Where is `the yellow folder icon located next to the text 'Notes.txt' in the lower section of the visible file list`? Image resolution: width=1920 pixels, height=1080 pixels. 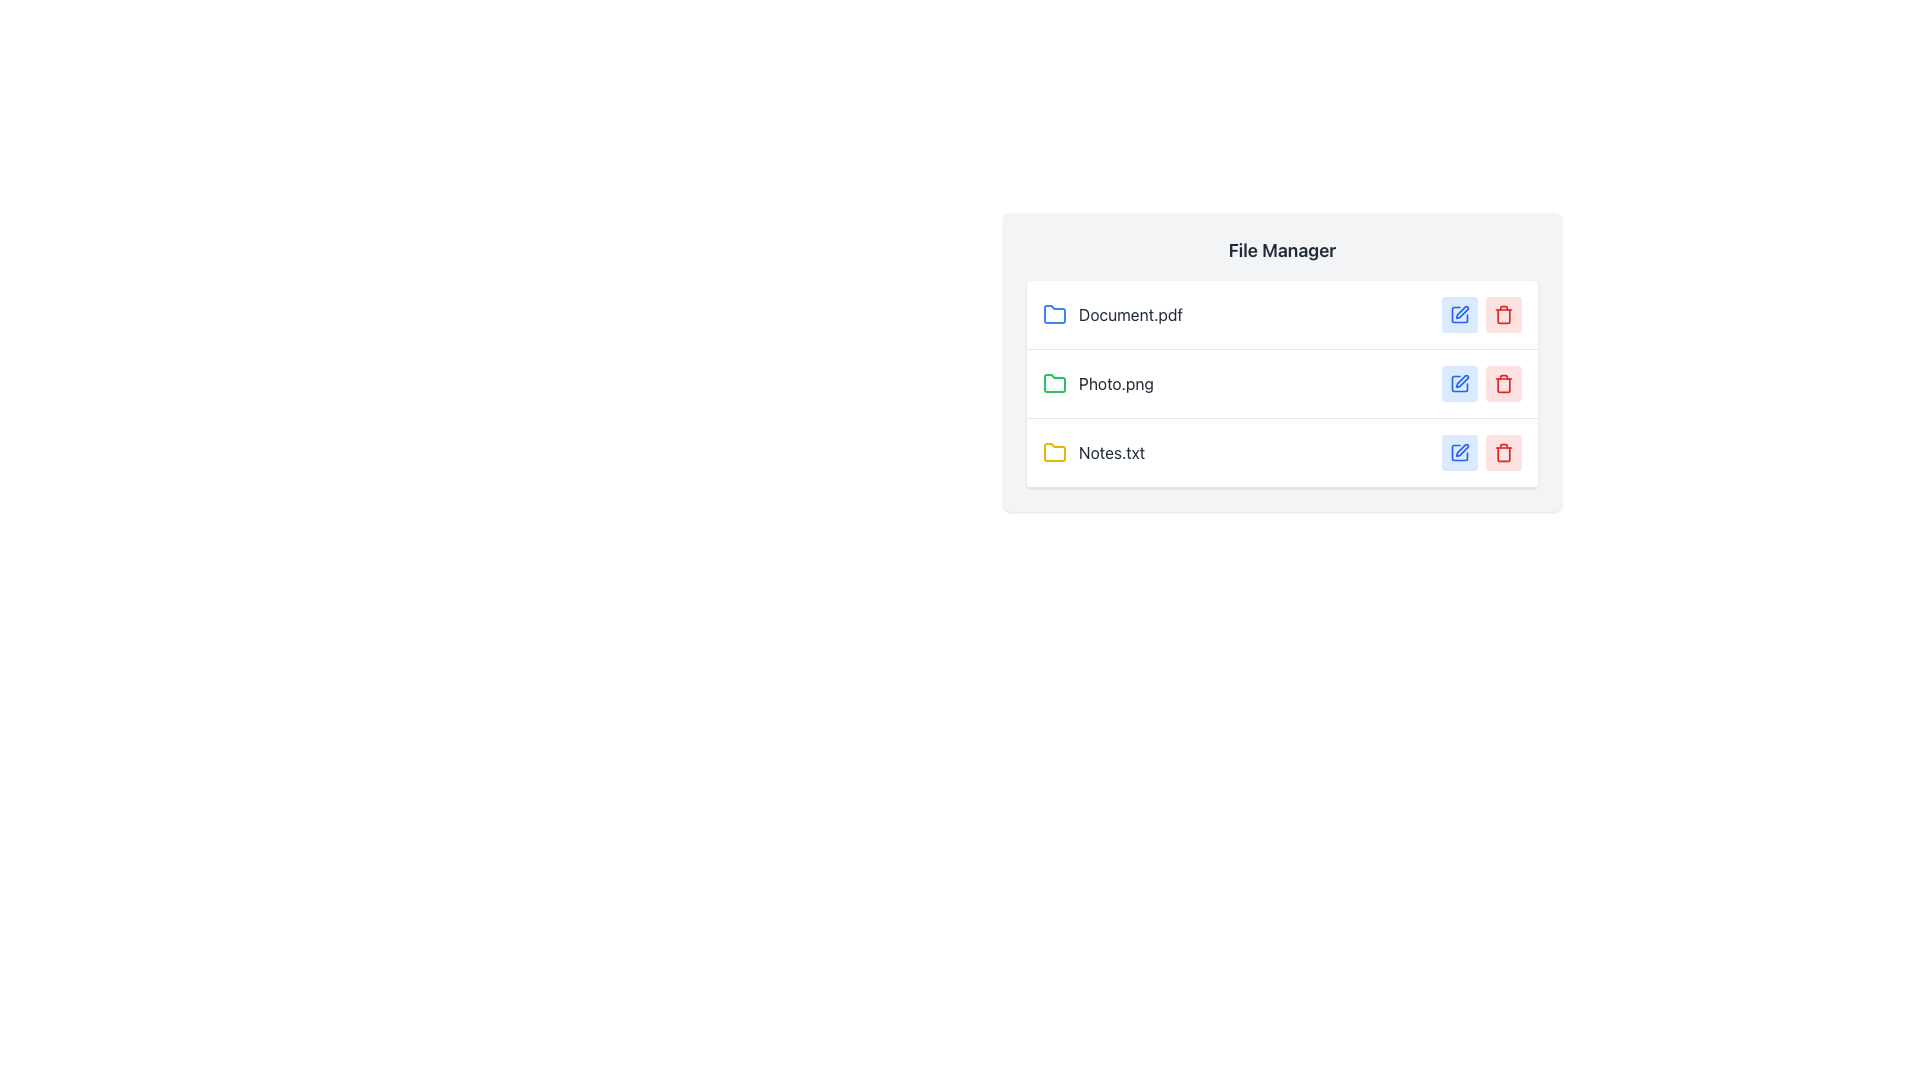 the yellow folder icon located next to the text 'Notes.txt' in the lower section of the visible file list is located at coordinates (1054, 452).